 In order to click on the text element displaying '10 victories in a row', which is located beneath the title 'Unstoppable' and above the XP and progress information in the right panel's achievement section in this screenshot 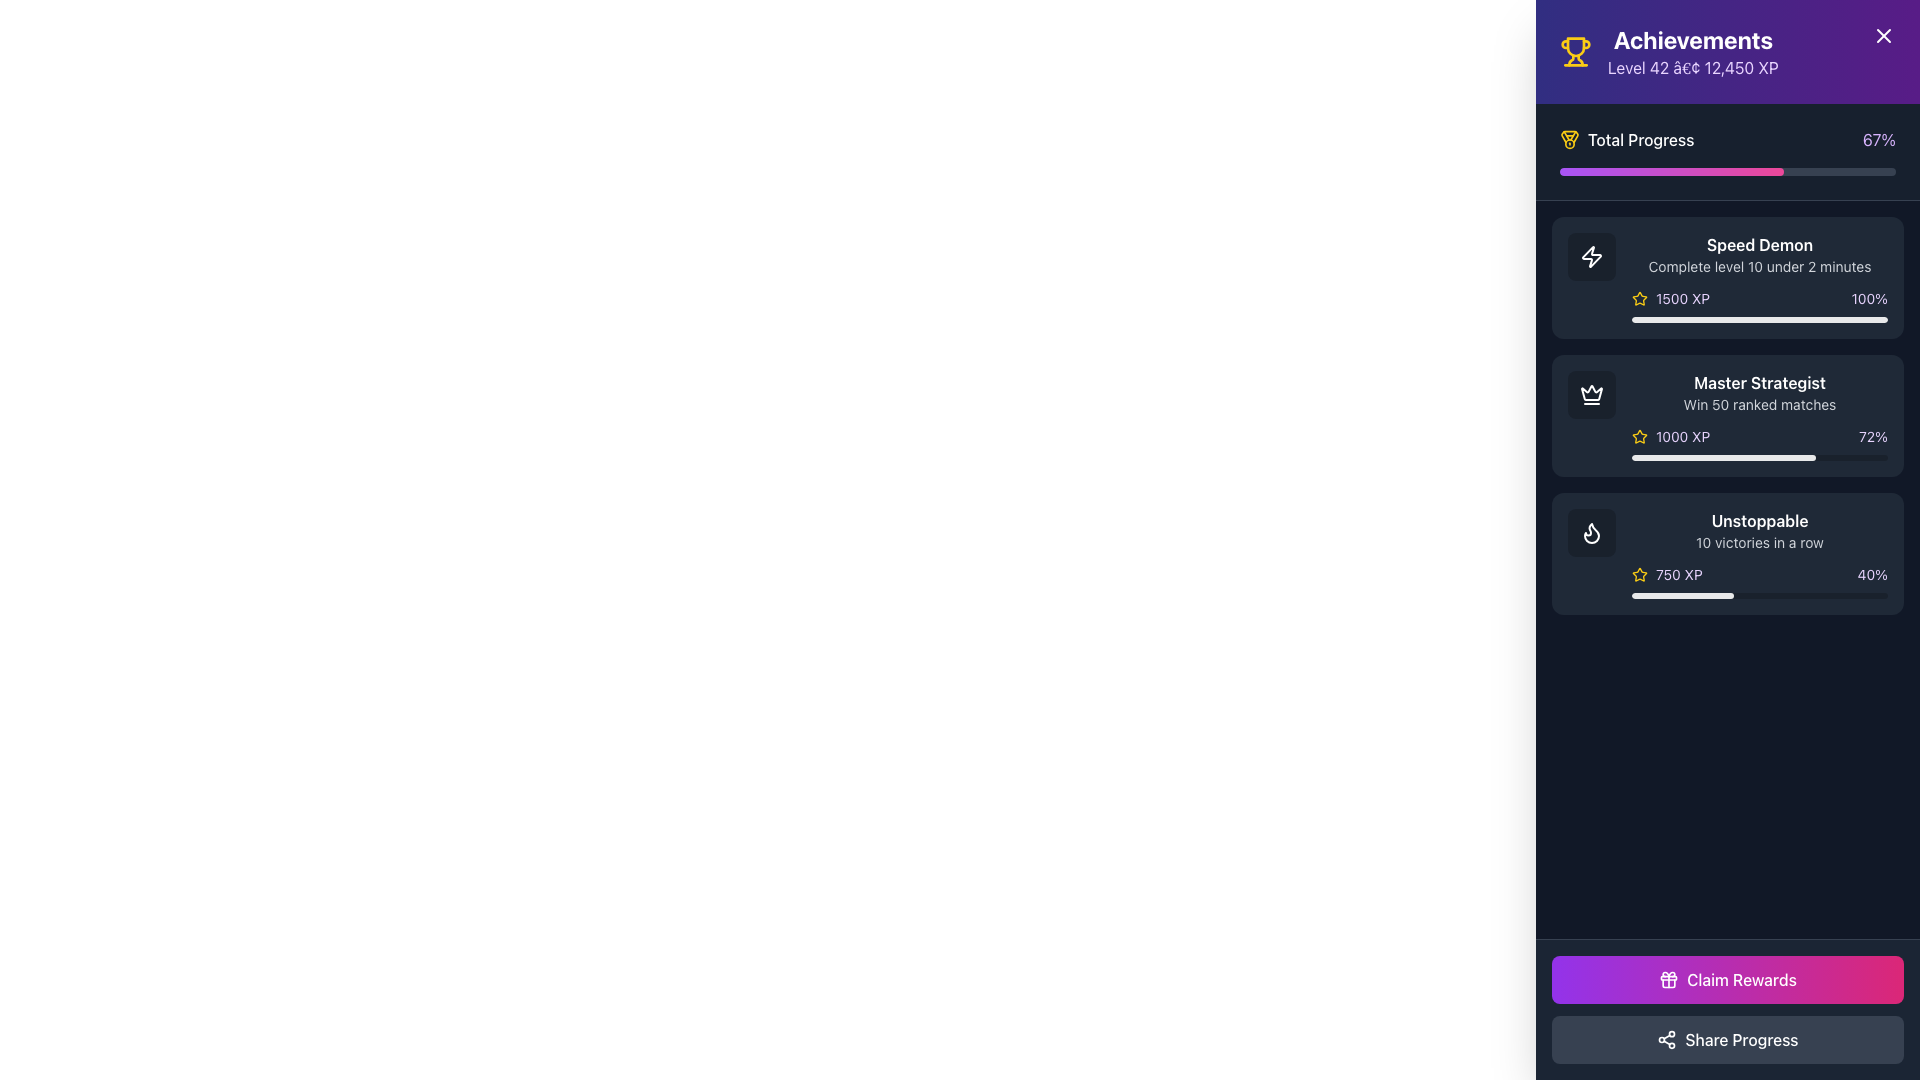, I will do `click(1760, 543)`.